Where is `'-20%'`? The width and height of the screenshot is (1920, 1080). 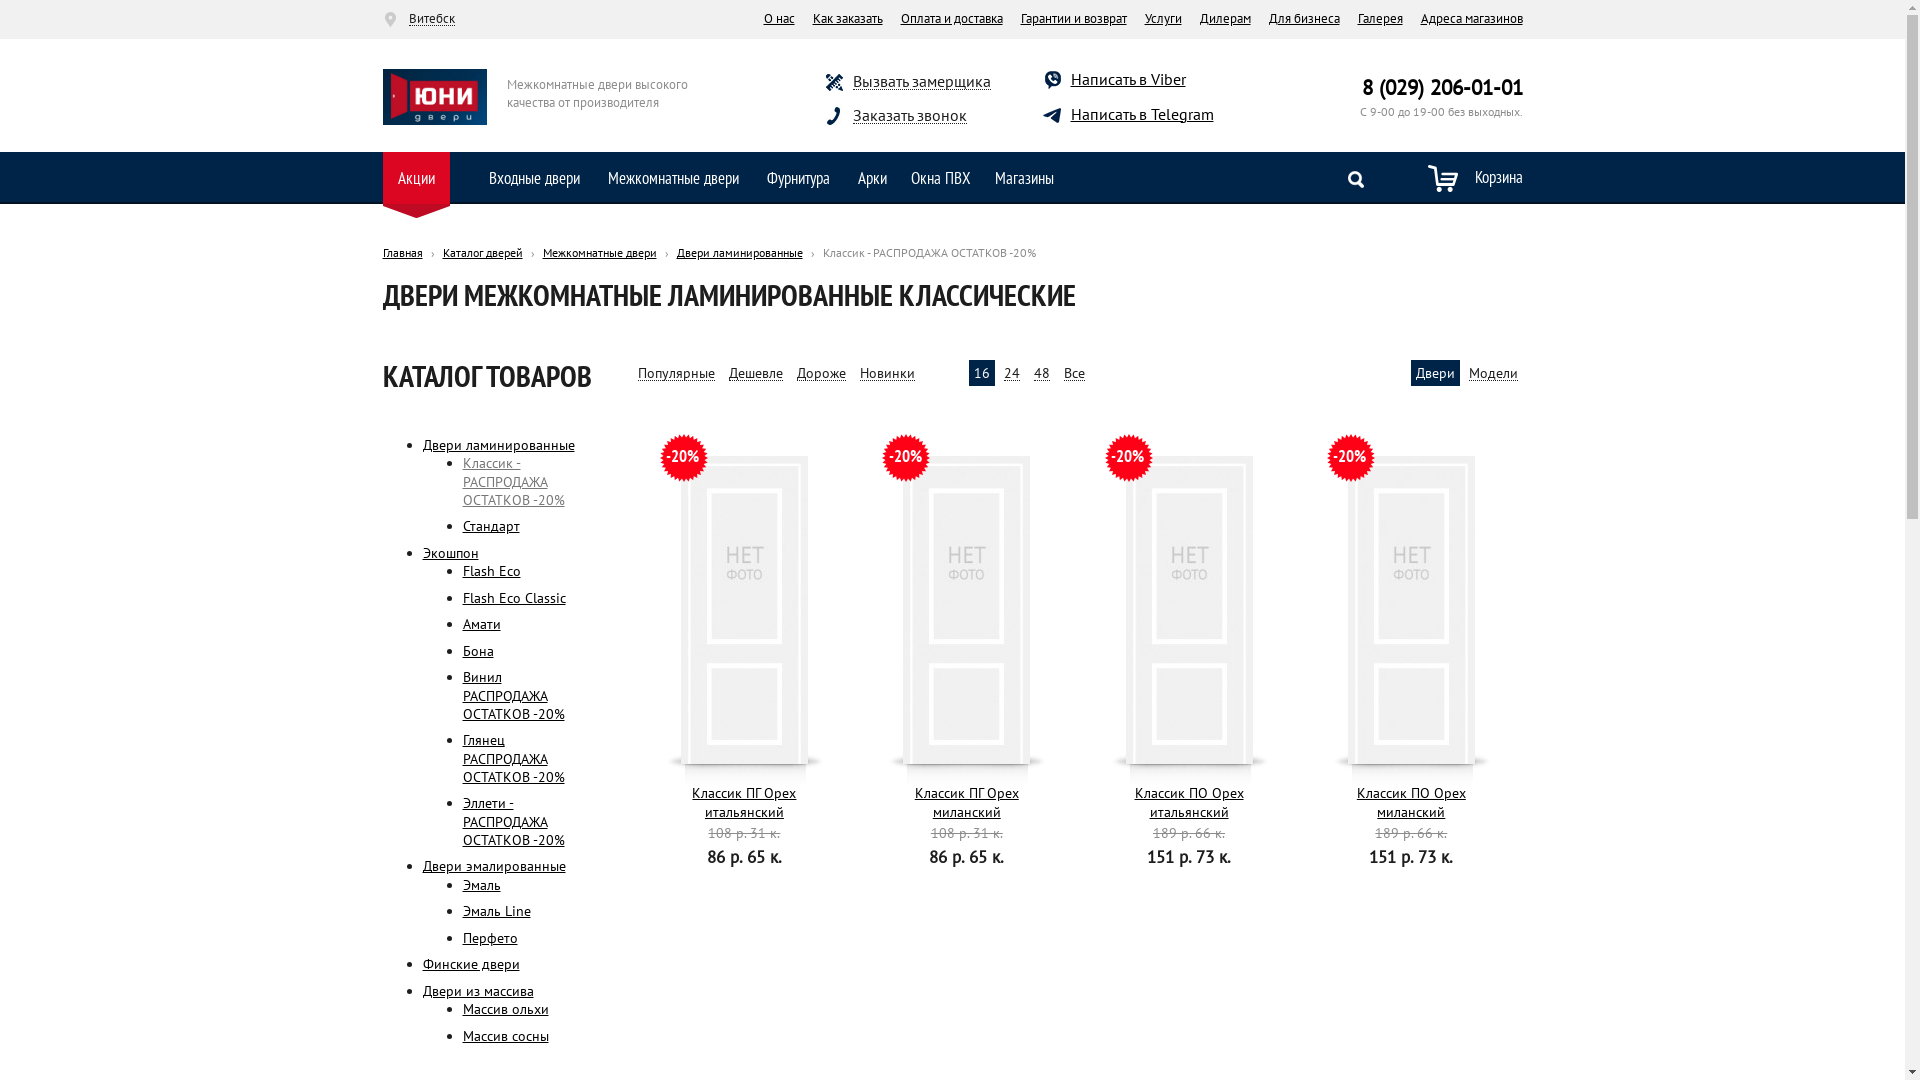
'-20%' is located at coordinates (1189, 608).